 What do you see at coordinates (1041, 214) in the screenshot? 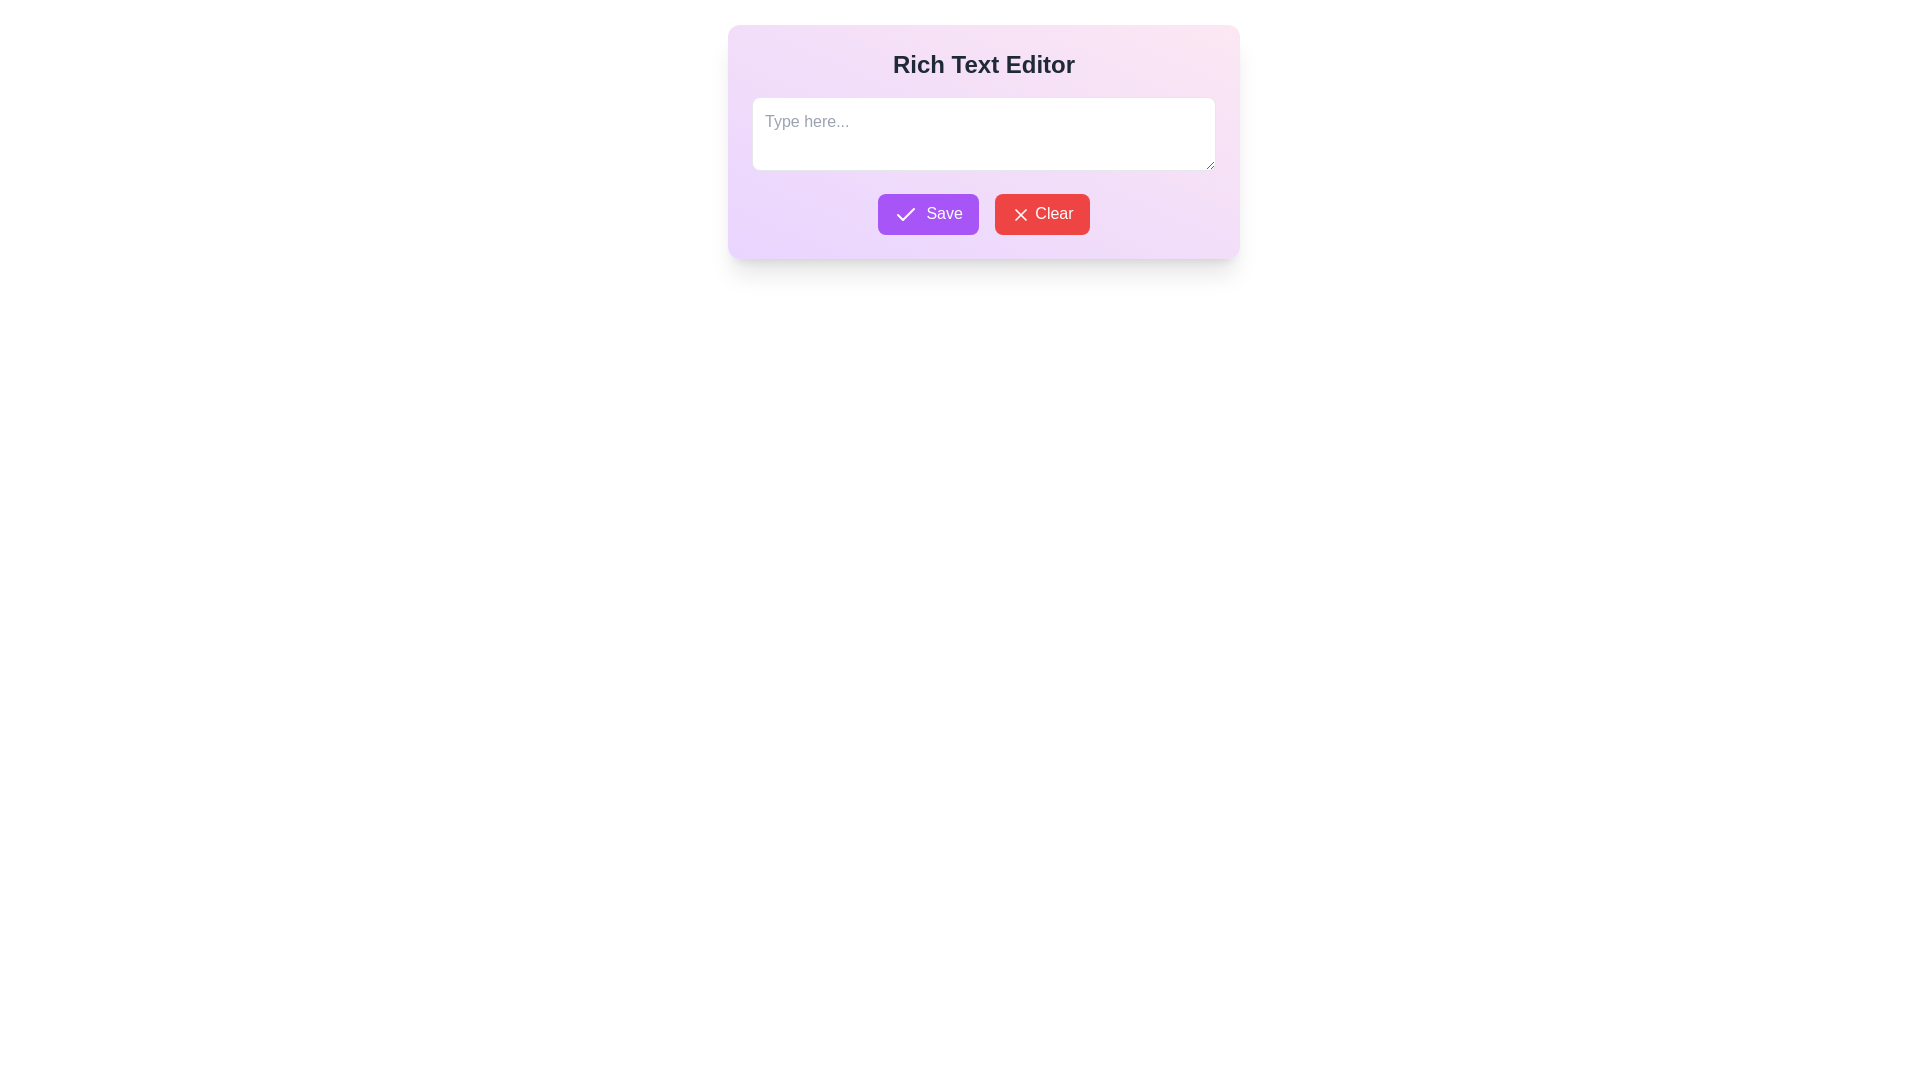
I see `the 'Clear' button, which is a rectangular button with a red background and white text, displaying the label 'Clear'` at bounding box center [1041, 214].